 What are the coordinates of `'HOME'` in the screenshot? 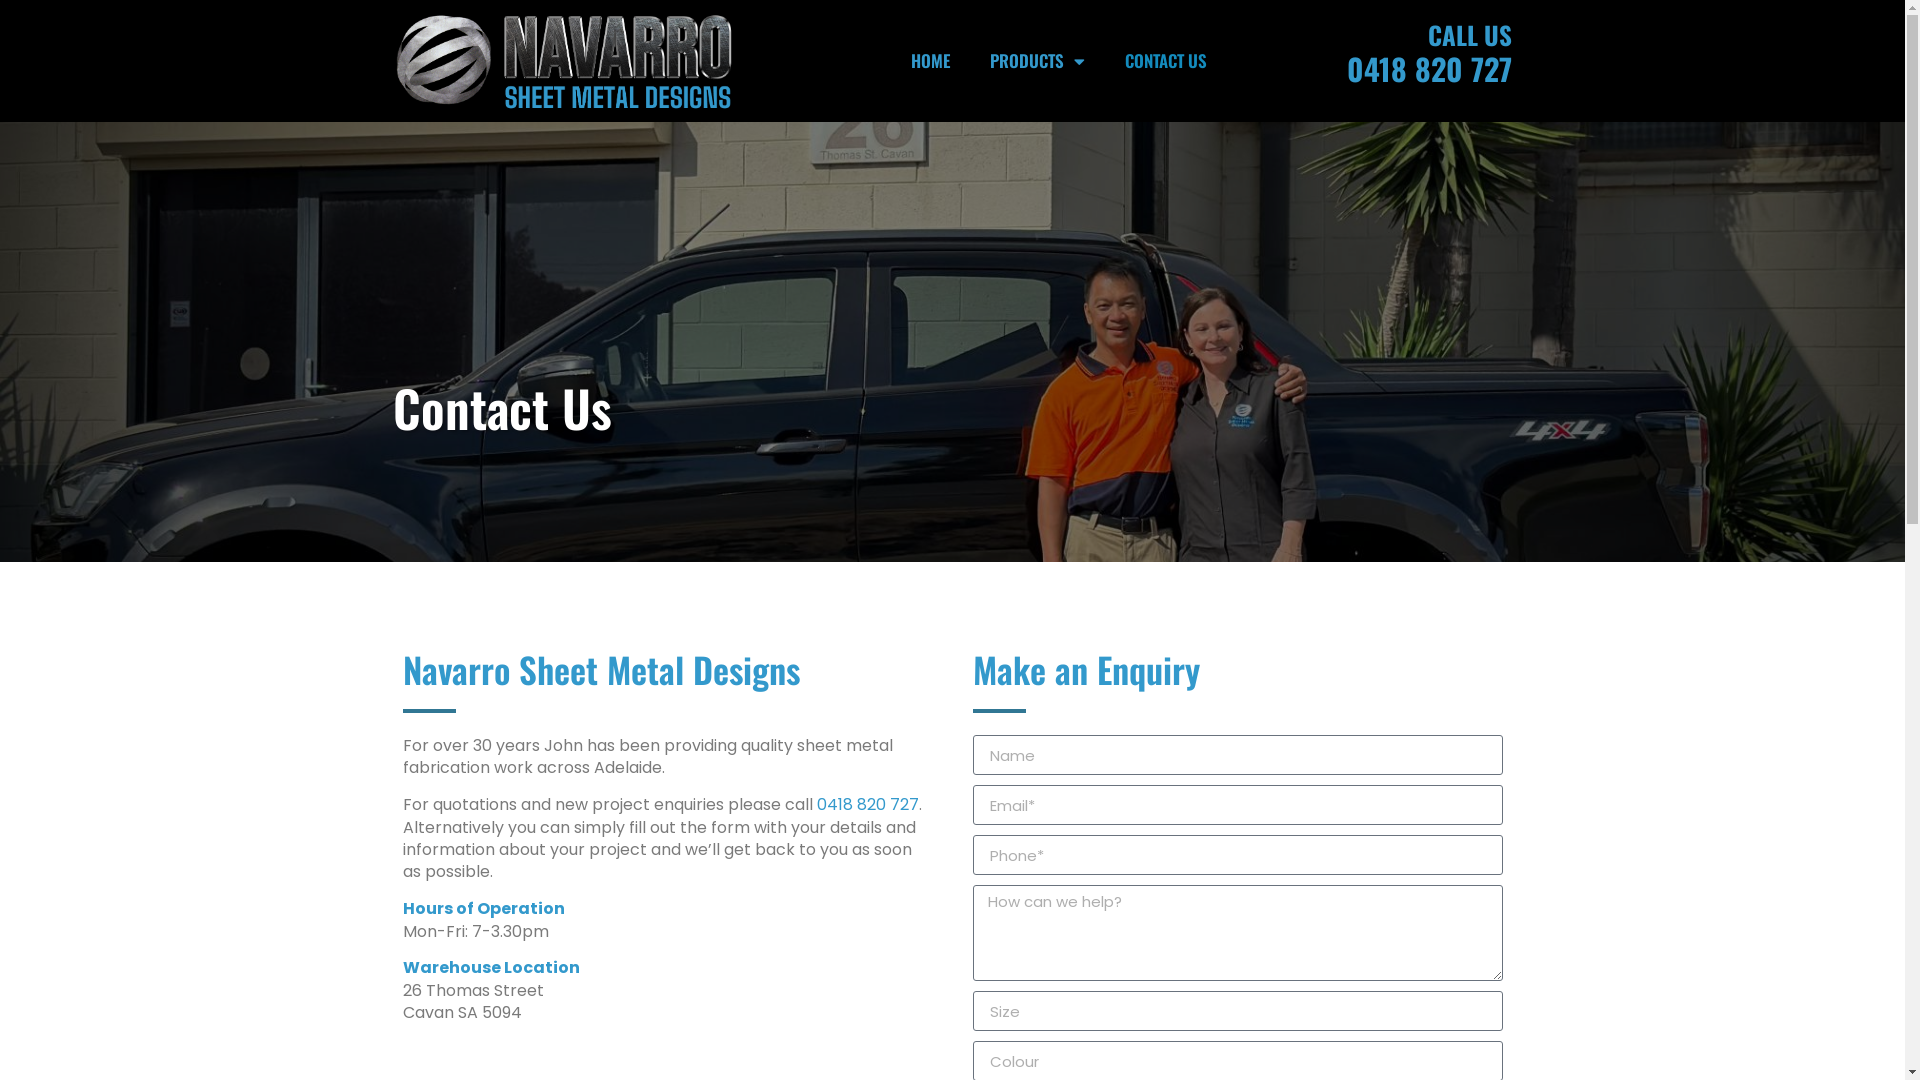 It's located at (929, 60).